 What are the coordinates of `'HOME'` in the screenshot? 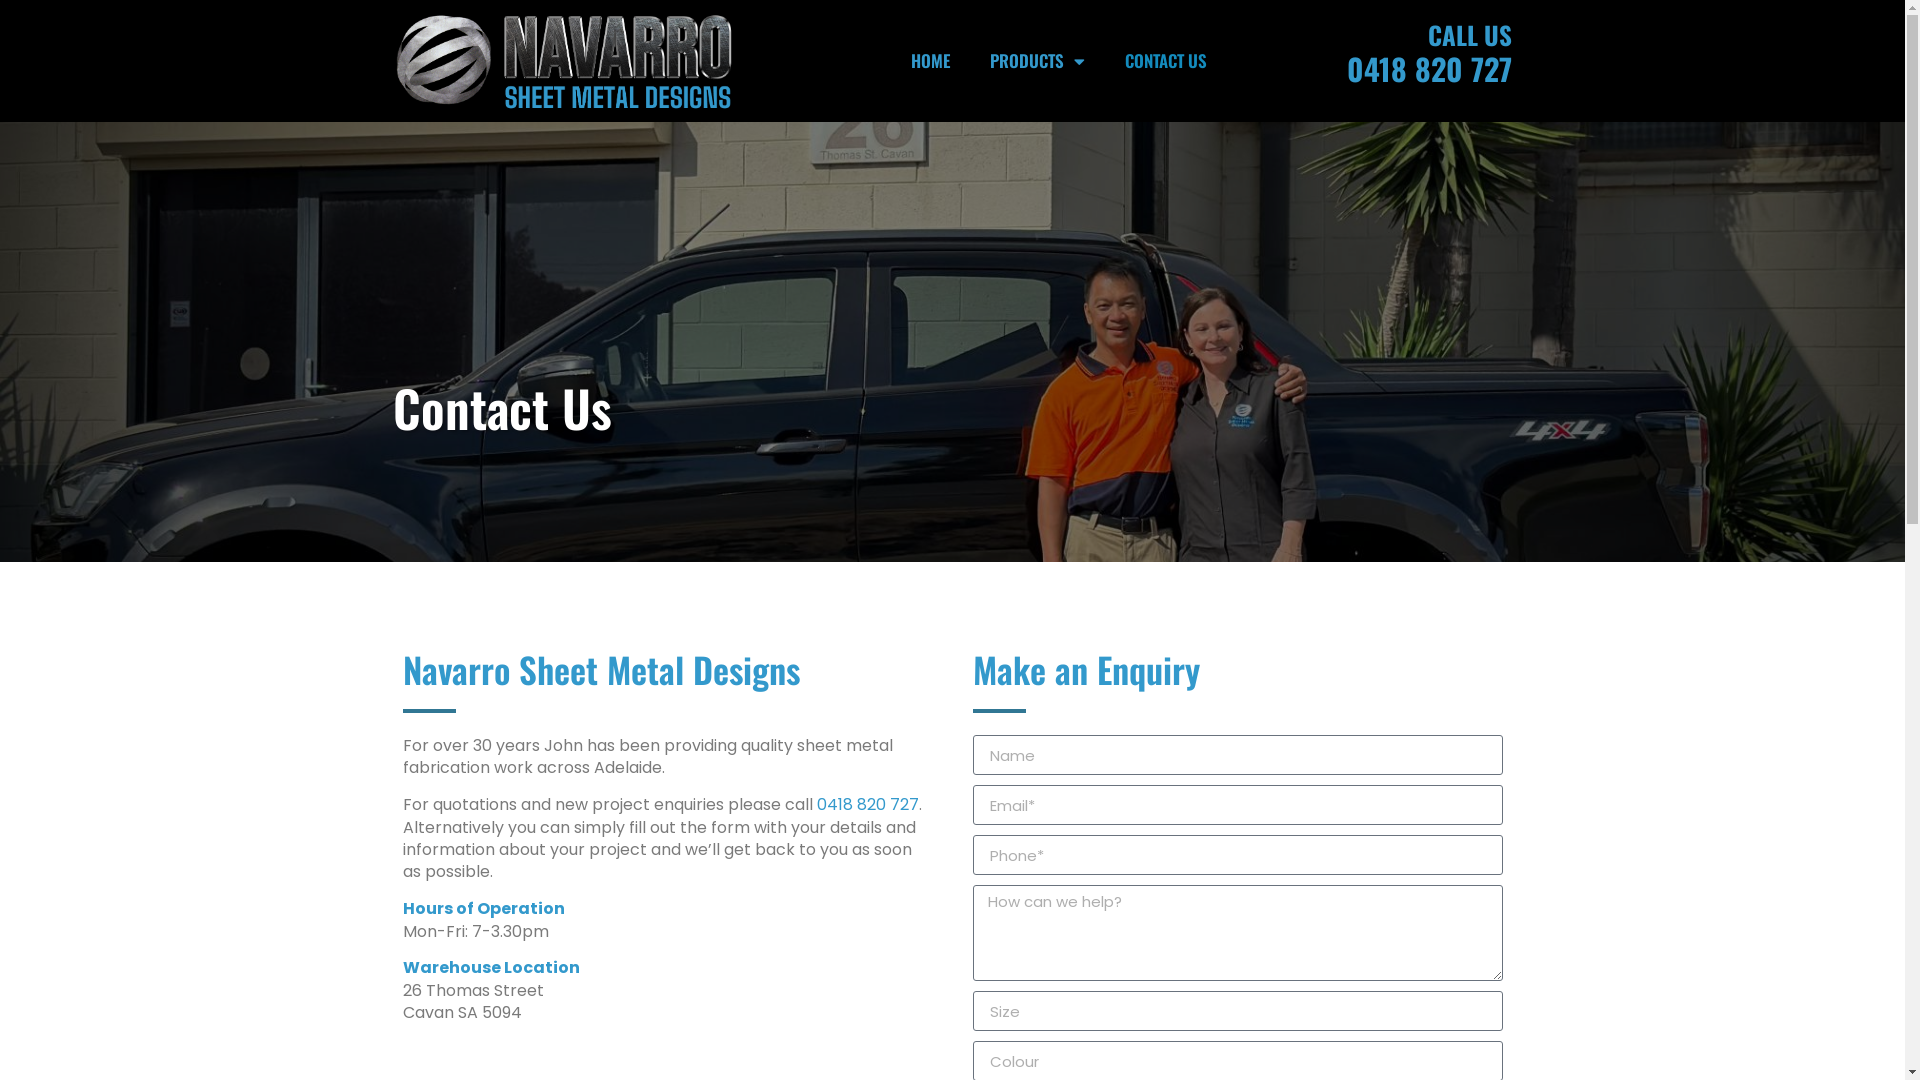 It's located at (929, 60).